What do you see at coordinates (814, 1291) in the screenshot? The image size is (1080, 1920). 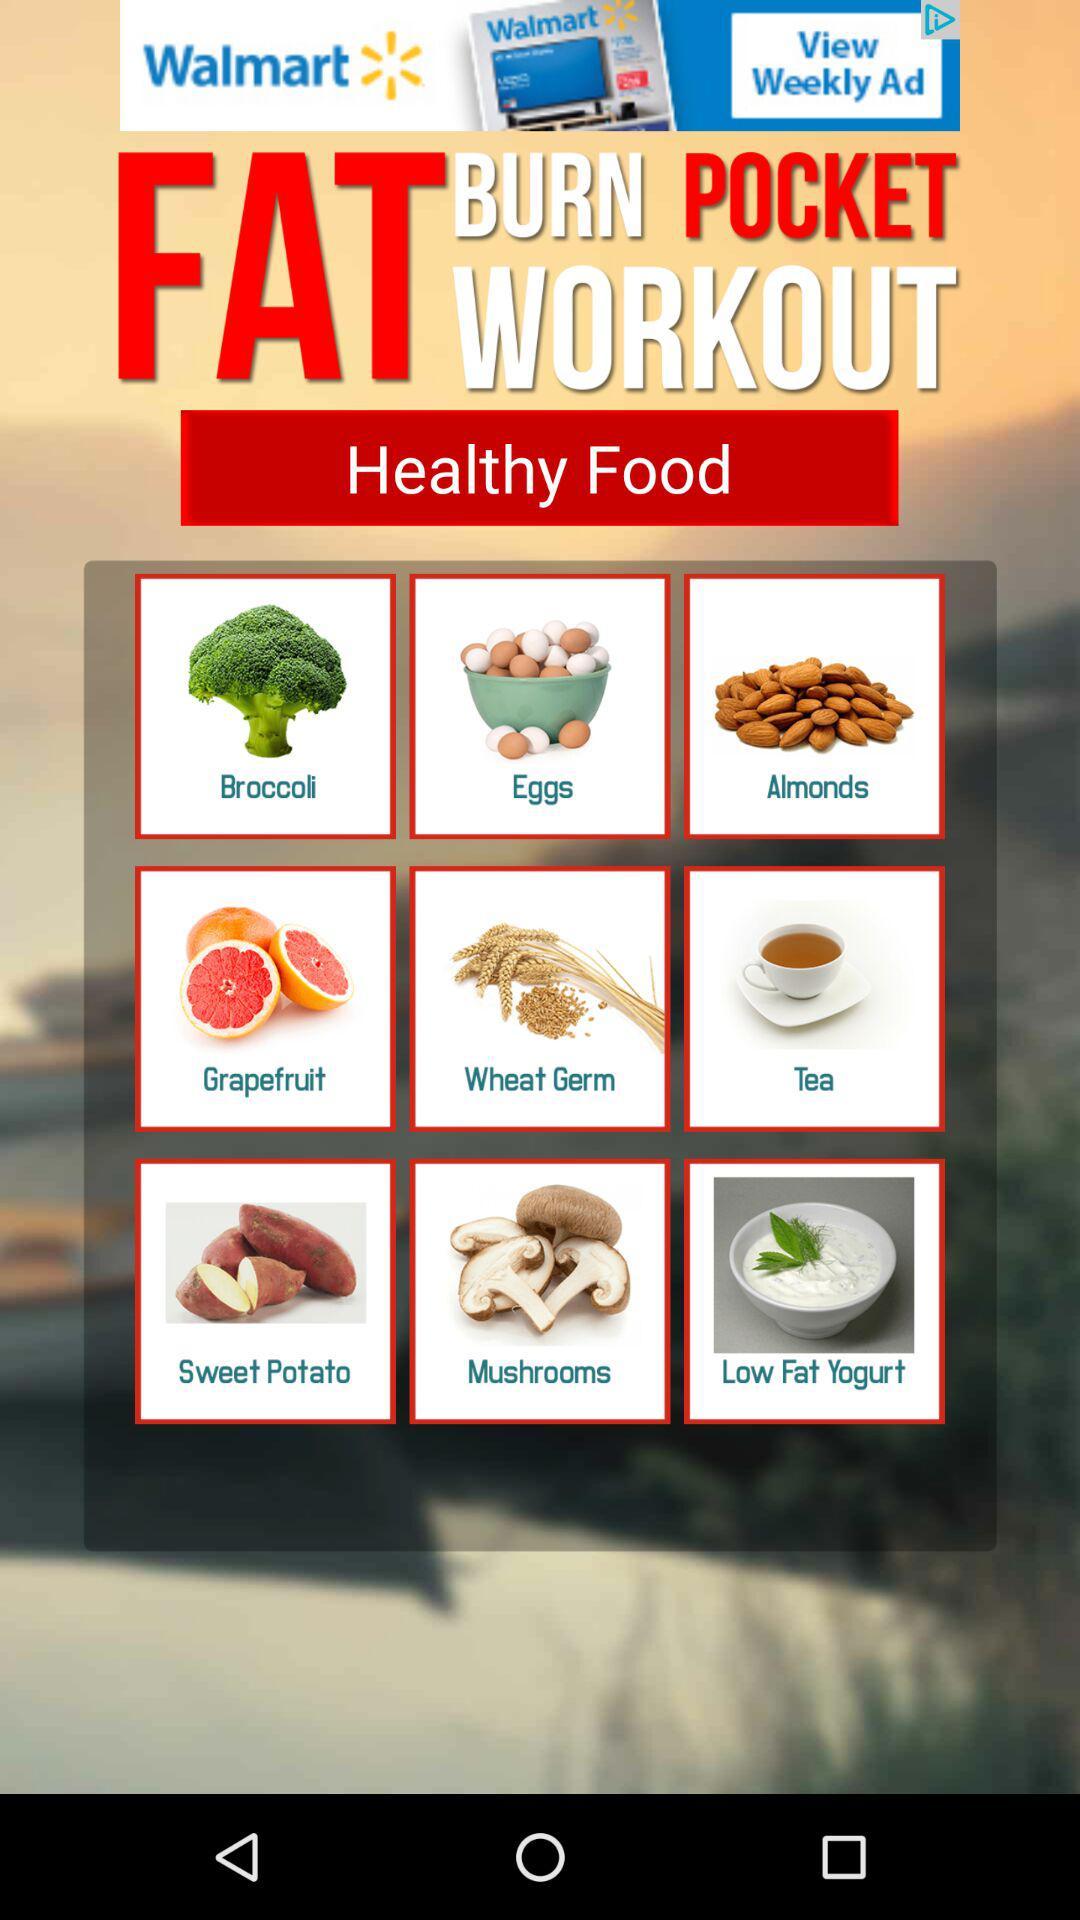 I see `low fat yogurt option` at bounding box center [814, 1291].